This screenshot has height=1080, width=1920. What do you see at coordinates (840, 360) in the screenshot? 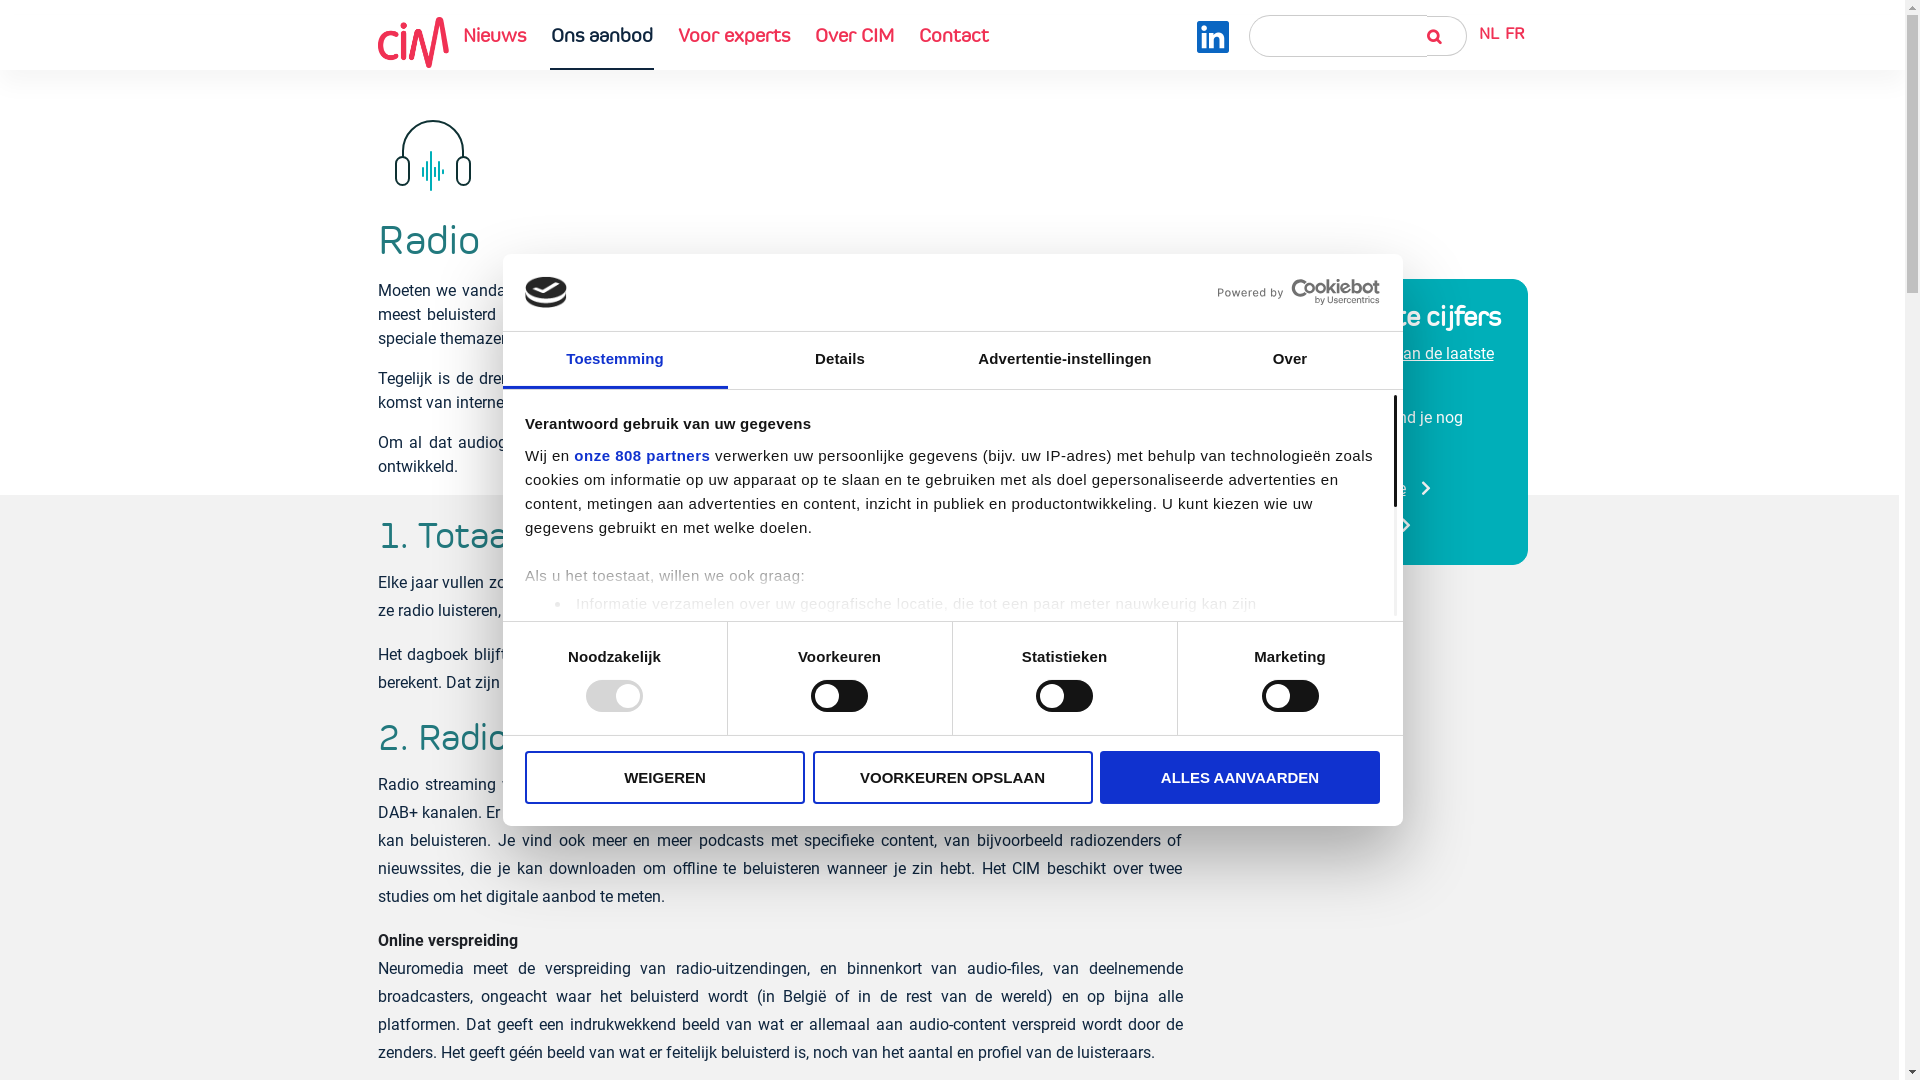
I see `'Details'` at bounding box center [840, 360].